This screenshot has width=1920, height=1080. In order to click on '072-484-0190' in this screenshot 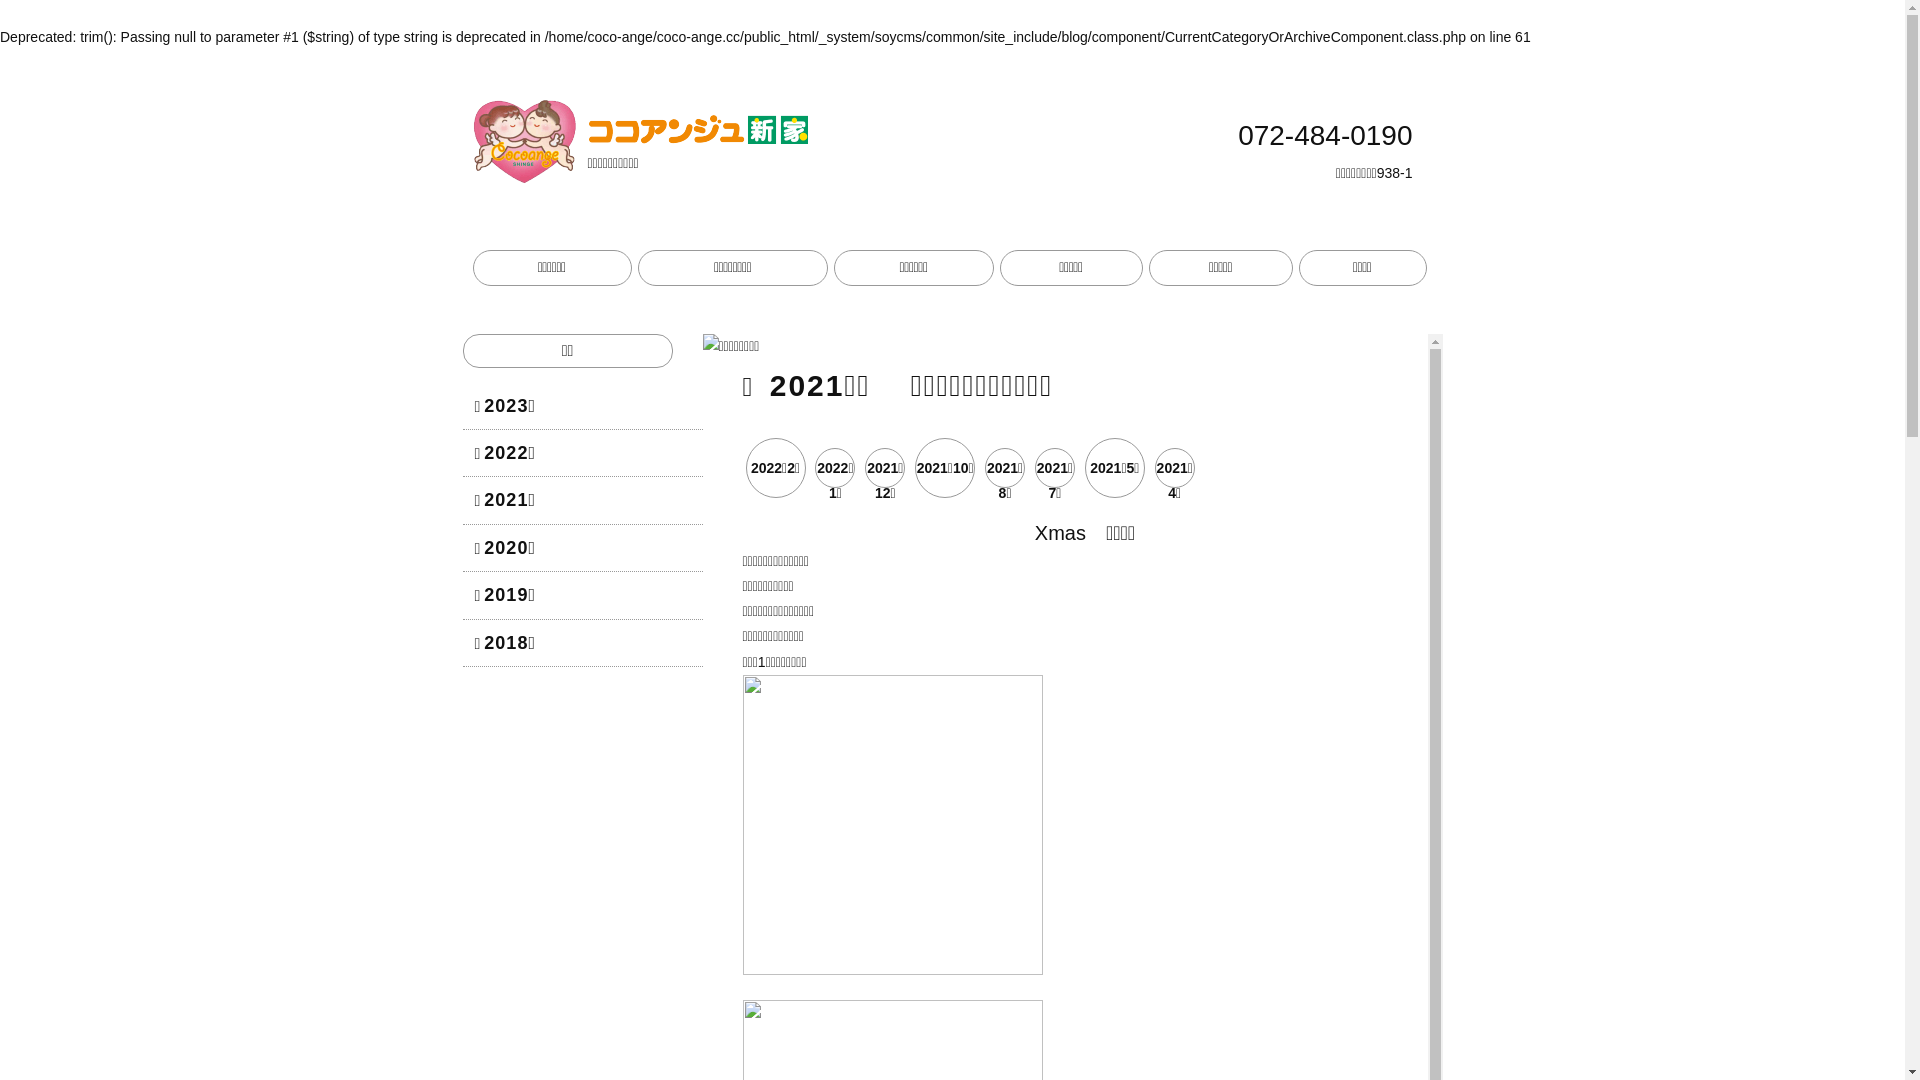, I will do `click(1320, 150)`.